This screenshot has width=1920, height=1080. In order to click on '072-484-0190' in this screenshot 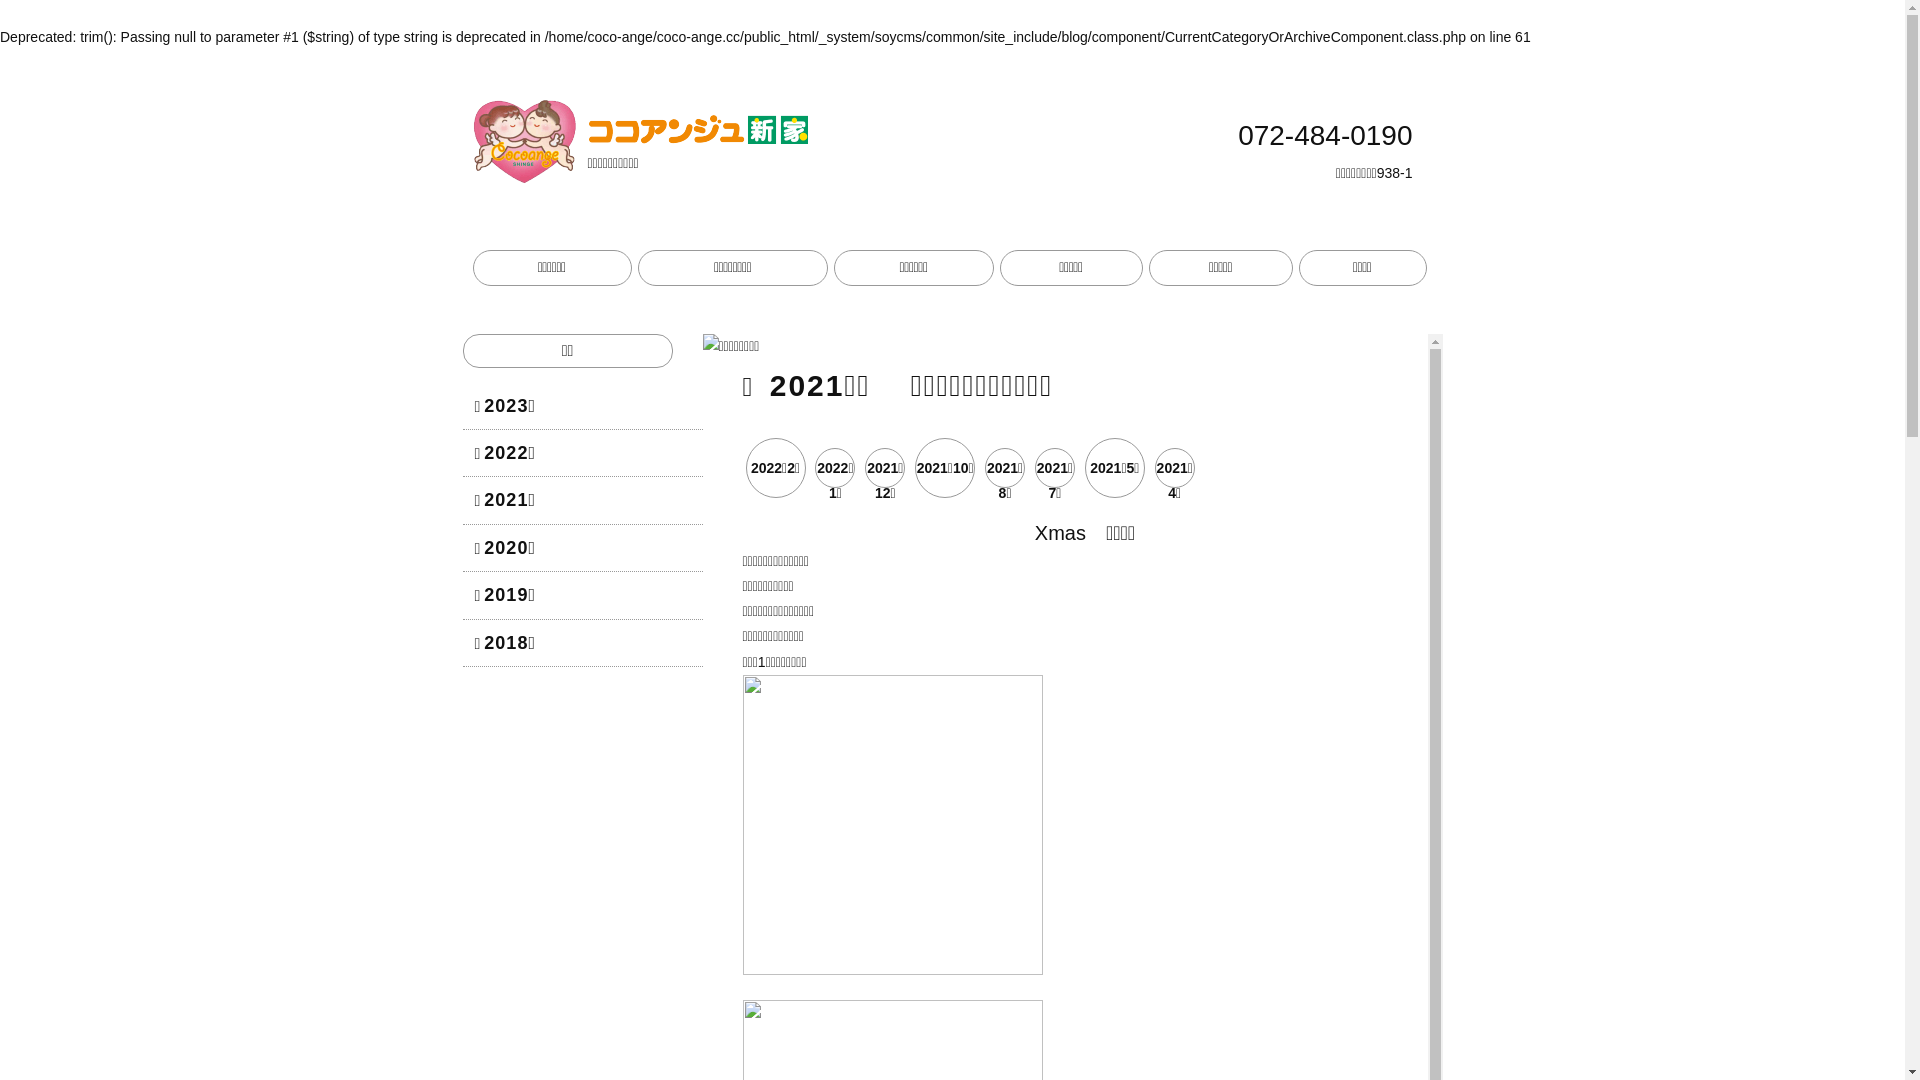, I will do `click(1320, 150)`.